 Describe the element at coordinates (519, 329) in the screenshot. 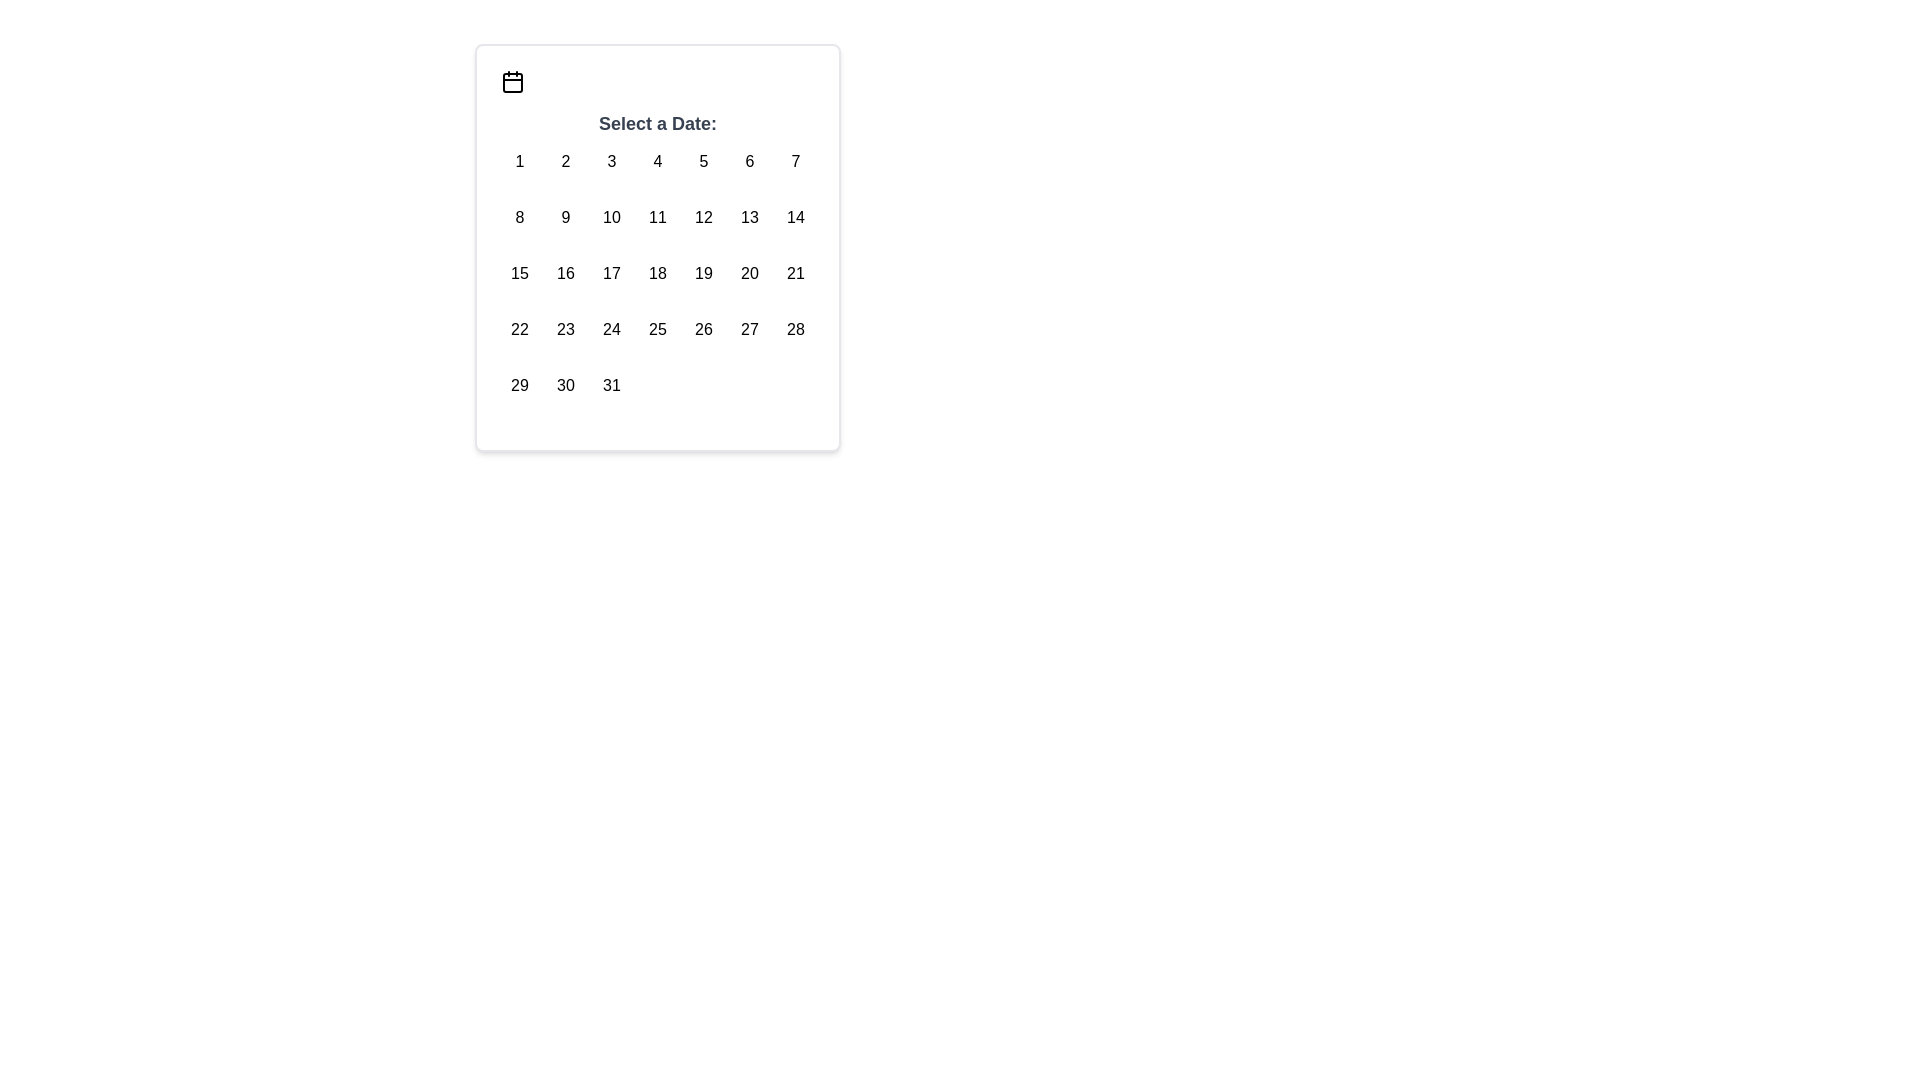

I see `the circular button displaying the number '22'` at that location.